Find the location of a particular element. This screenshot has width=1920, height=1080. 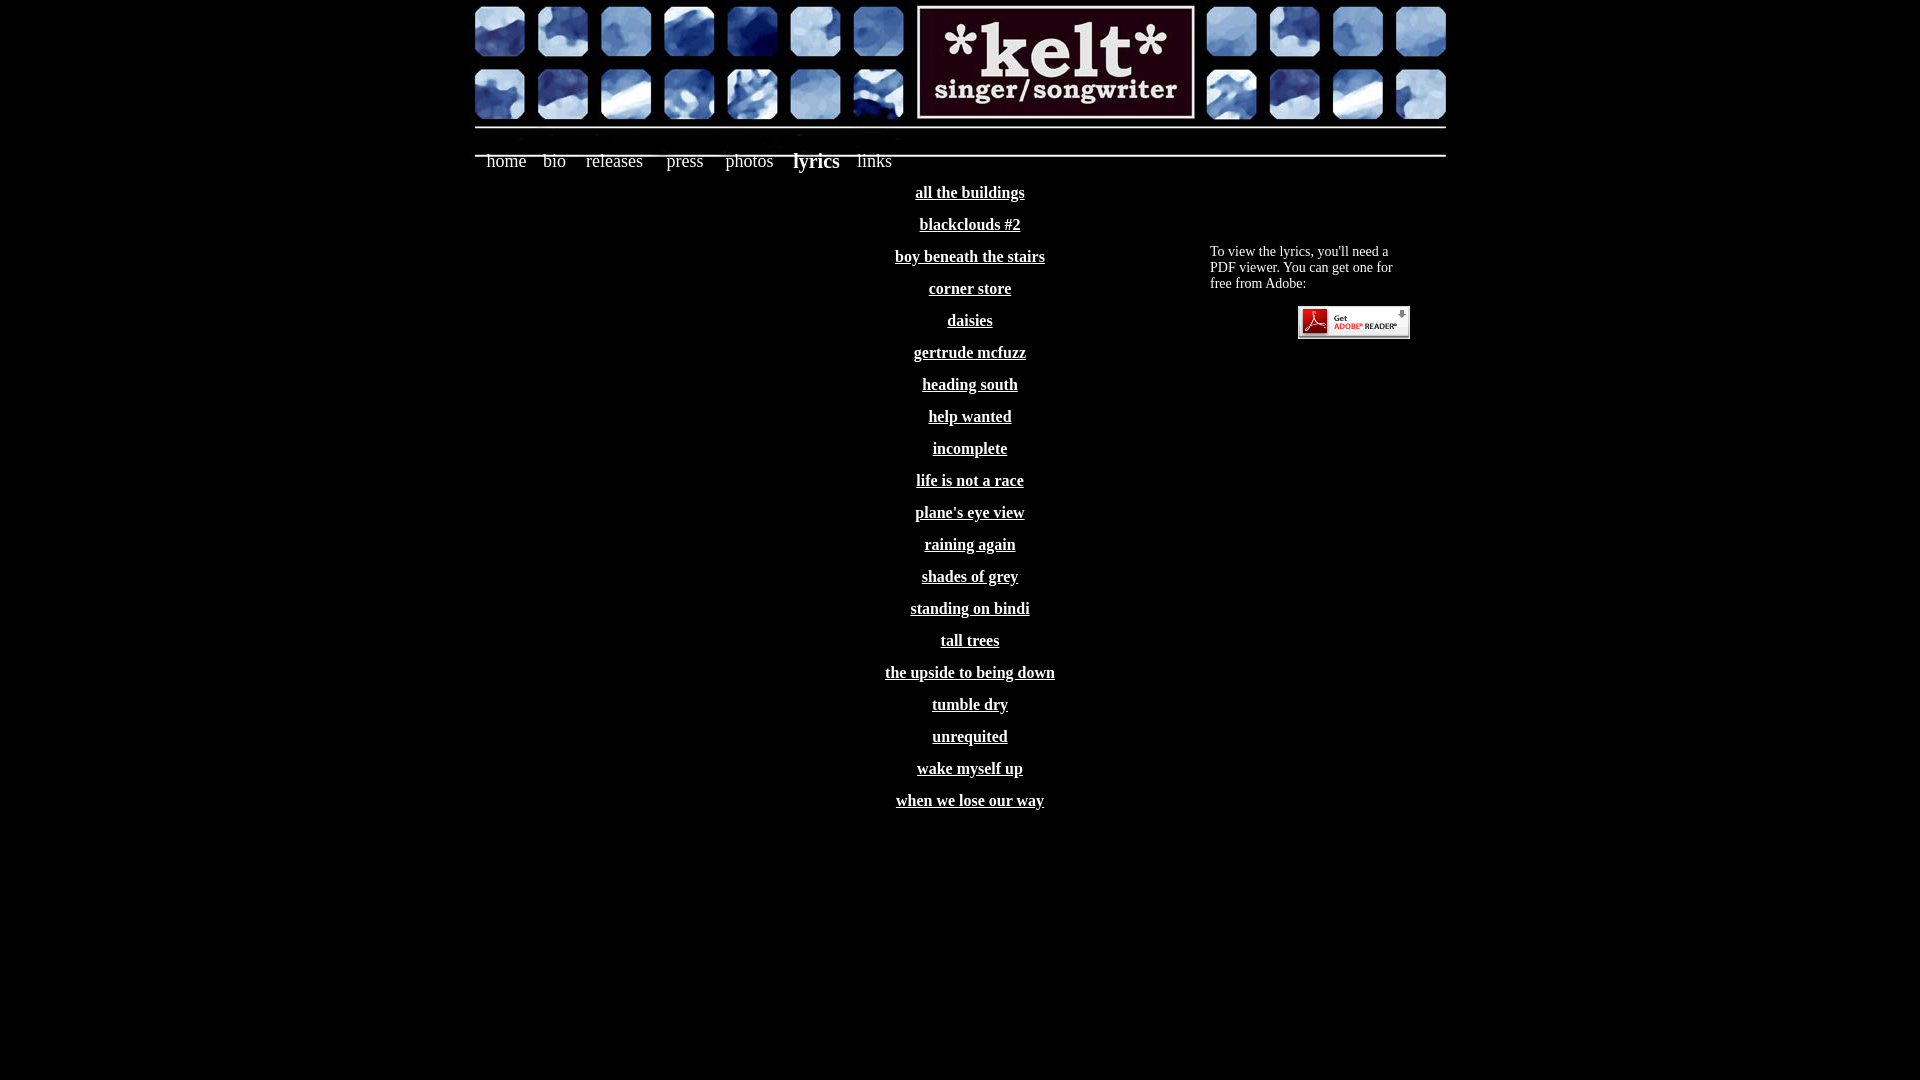

'help wanted' is located at coordinates (926, 415).